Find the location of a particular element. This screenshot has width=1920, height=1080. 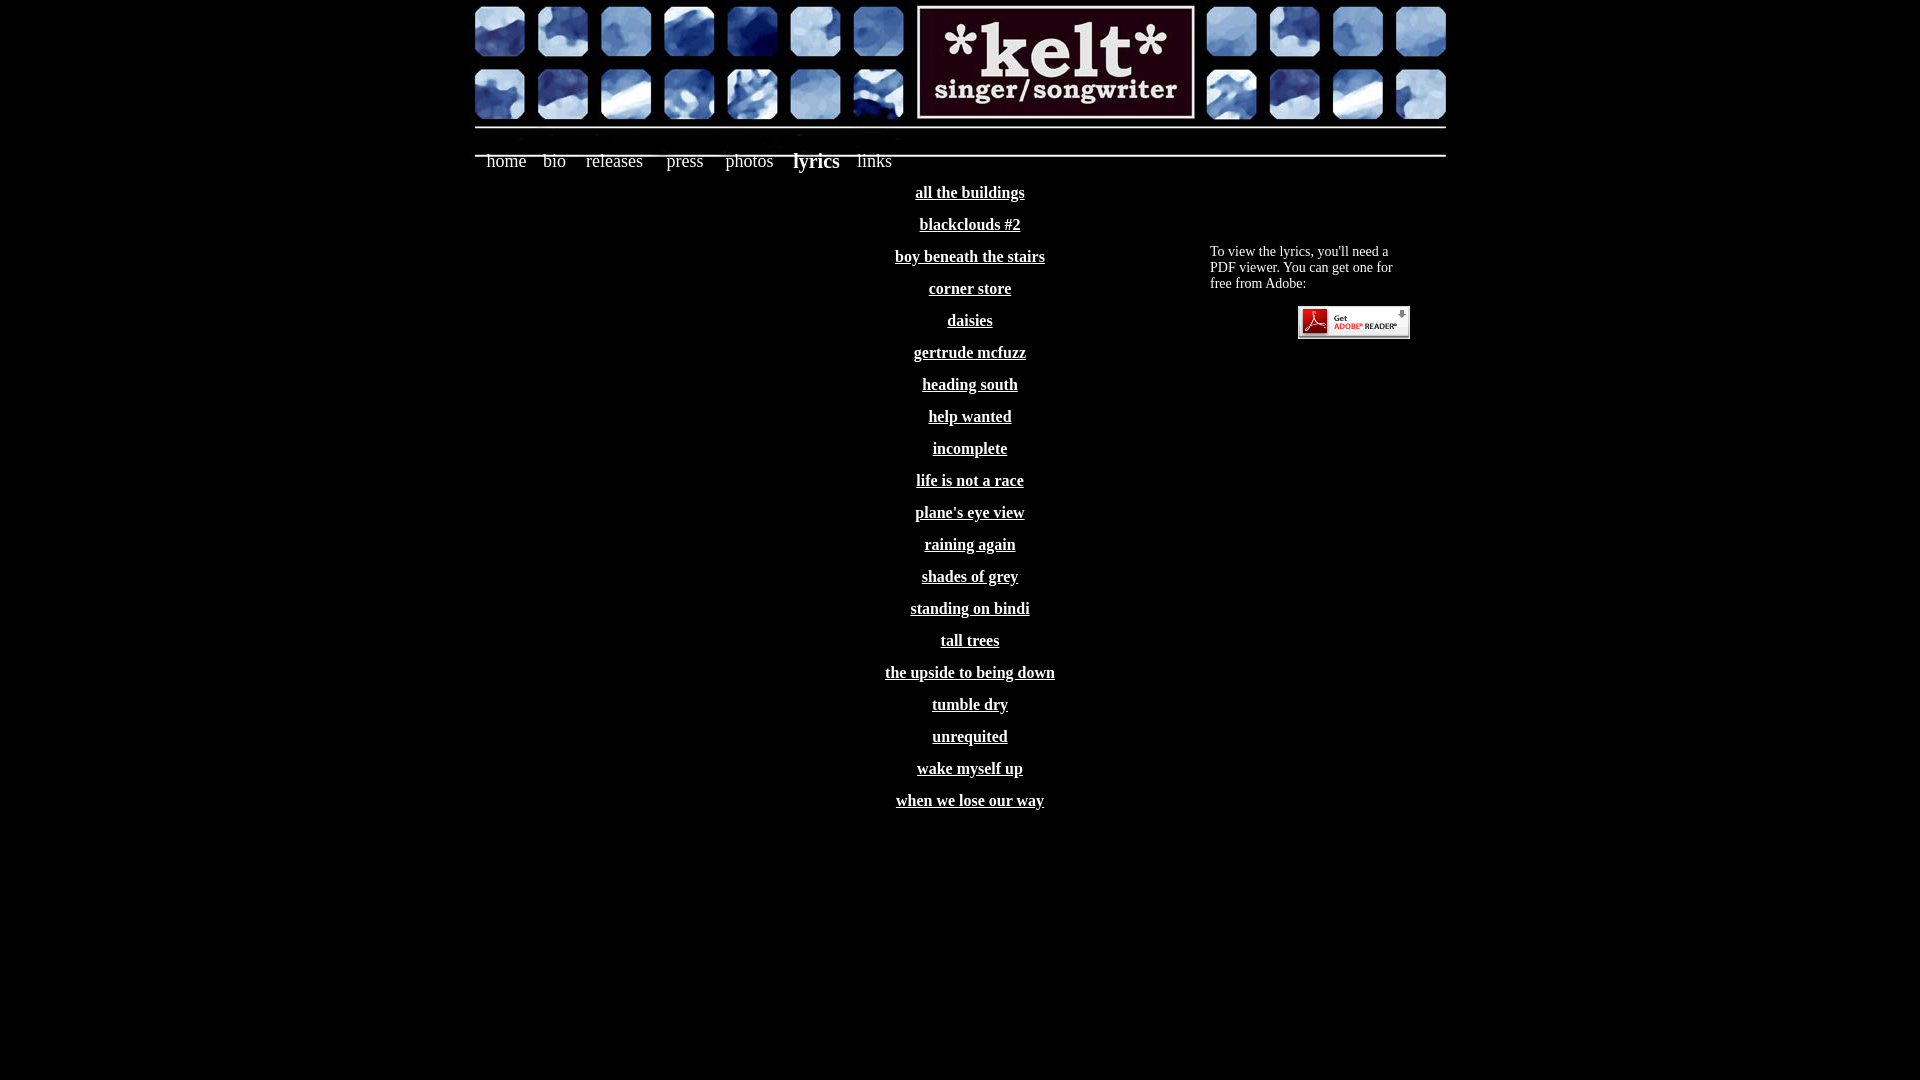

'help wanted' is located at coordinates (926, 415).